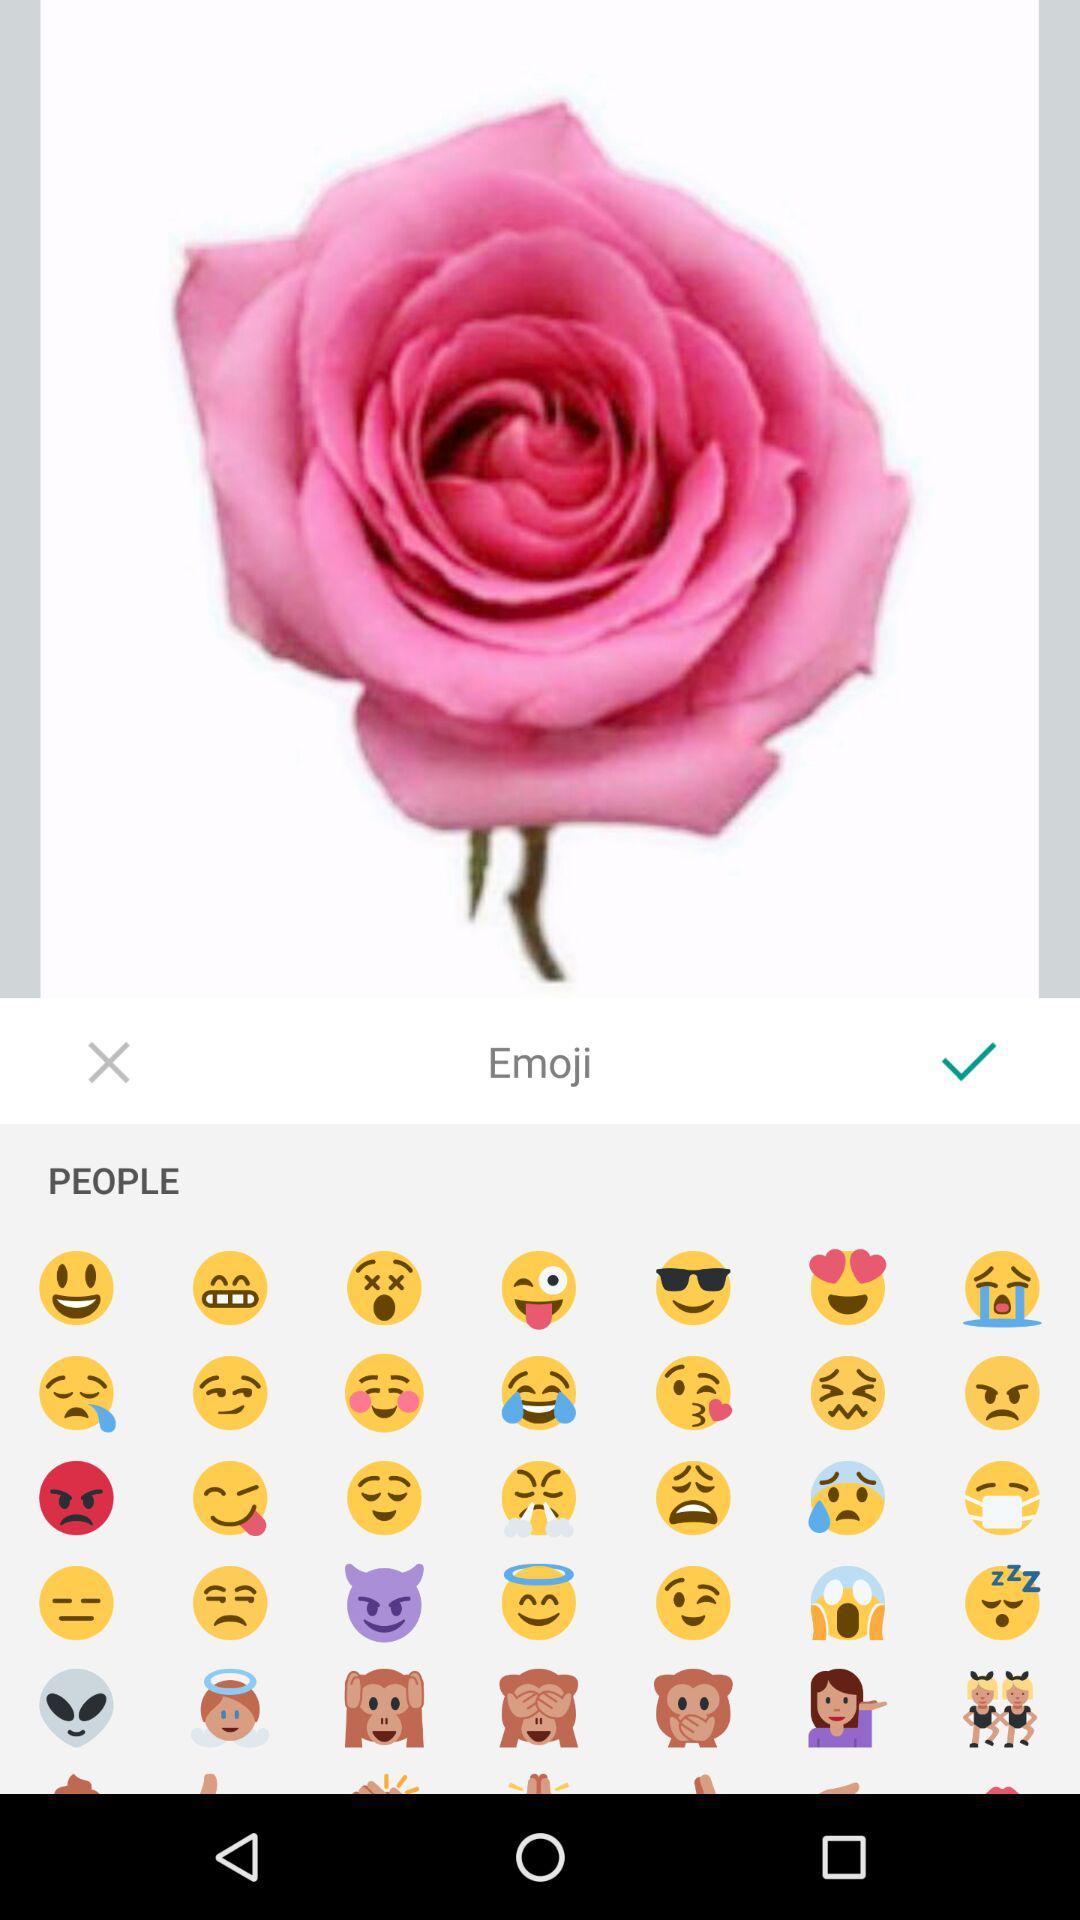 The width and height of the screenshot is (1080, 1920). I want to click on dead emoji, so click(384, 1288).